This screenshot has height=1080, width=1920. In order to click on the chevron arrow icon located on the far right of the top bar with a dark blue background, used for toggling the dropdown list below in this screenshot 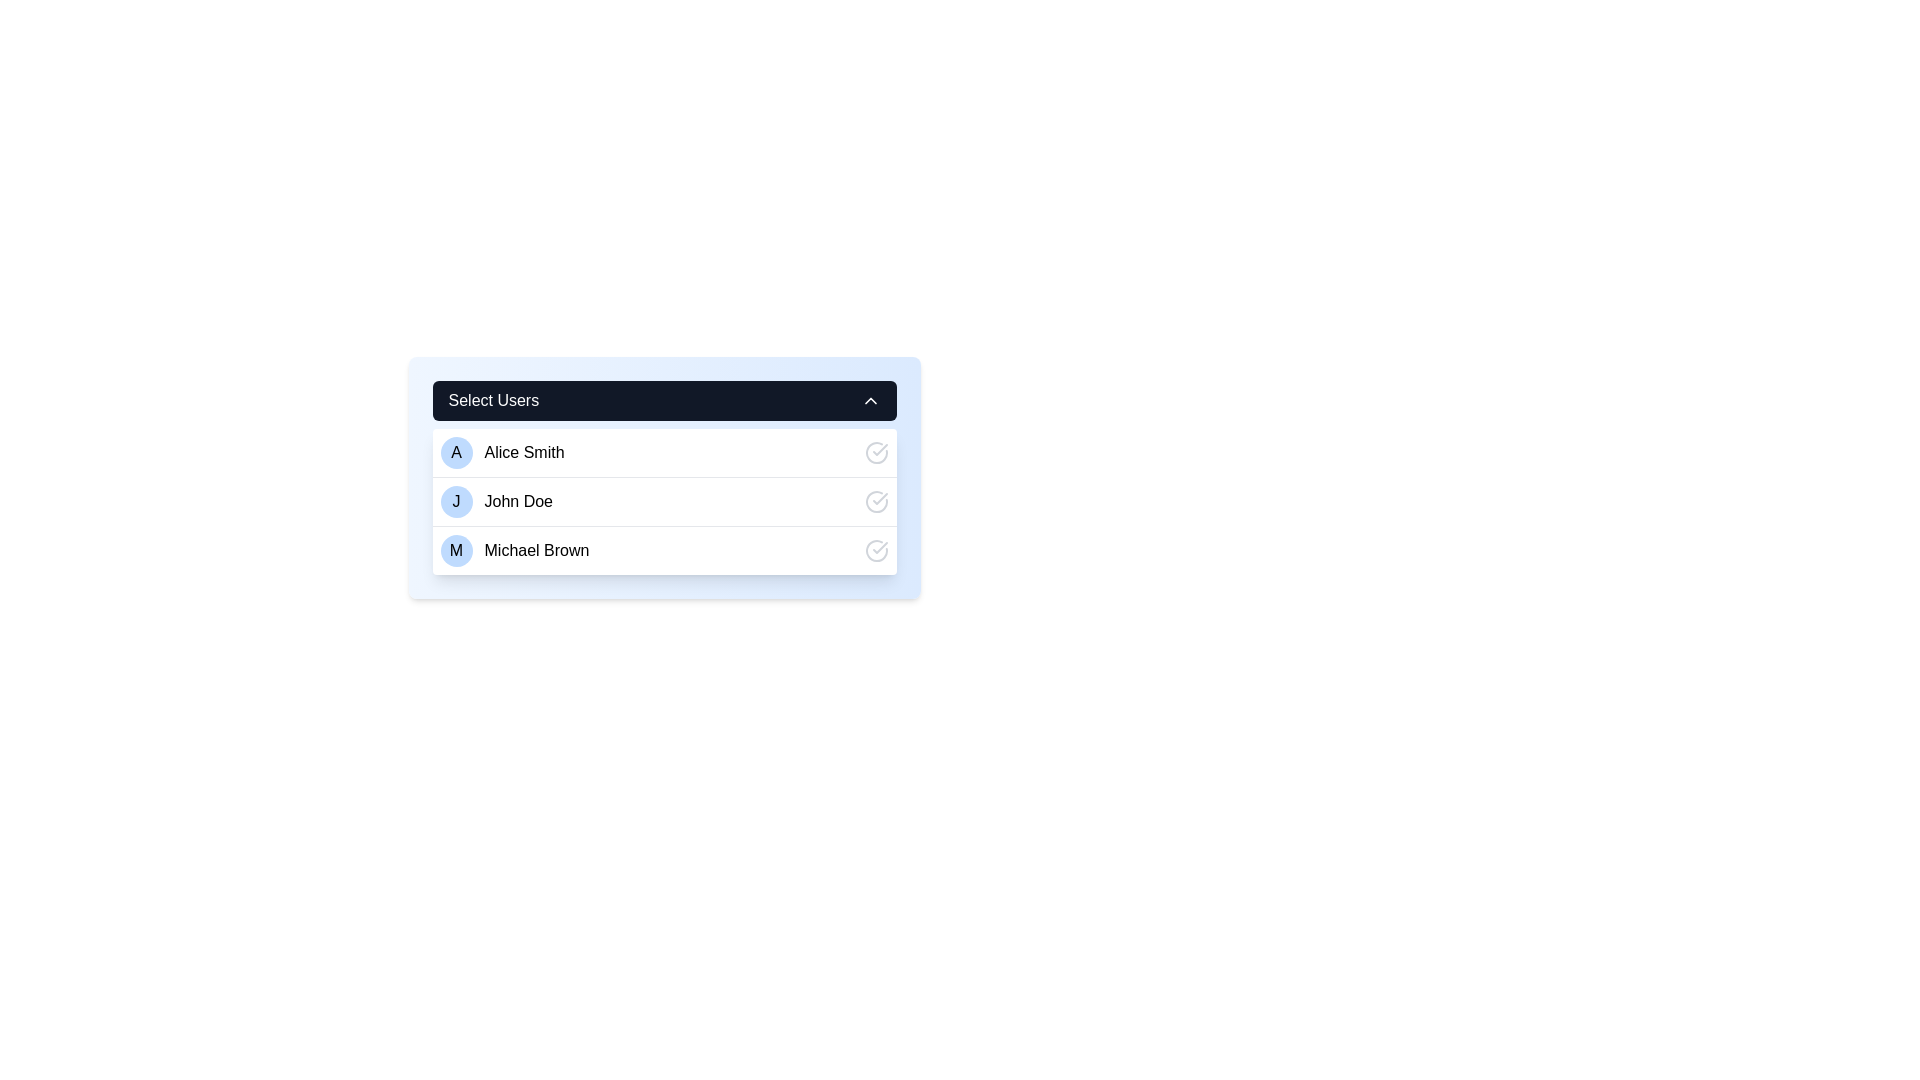, I will do `click(870, 401)`.